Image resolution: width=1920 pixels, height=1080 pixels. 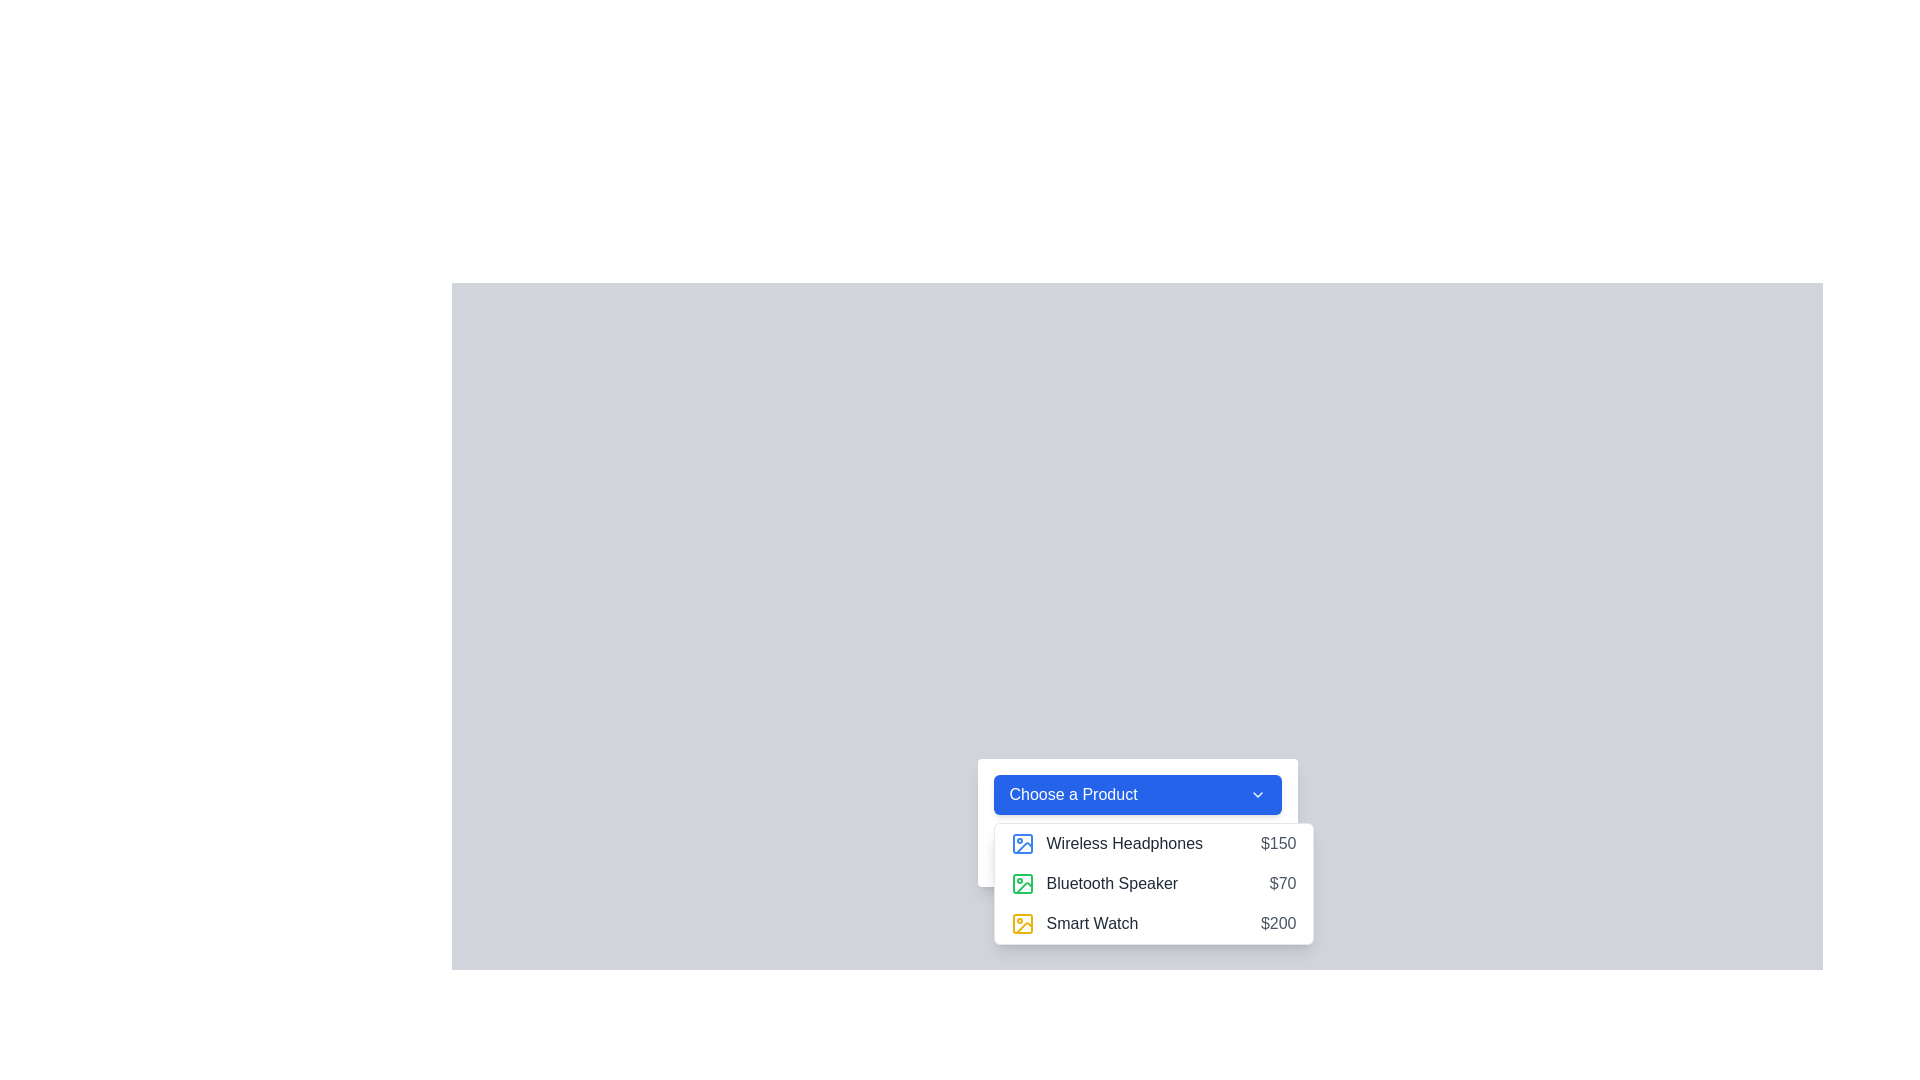 What do you see at coordinates (1091, 924) in the screenshot?
I see `the text label displaying 'Smart Watch' in bold dark gray font located at the rightmost position of a horizontal layout within a dropdown menu` at bounding box center [1091, 924].